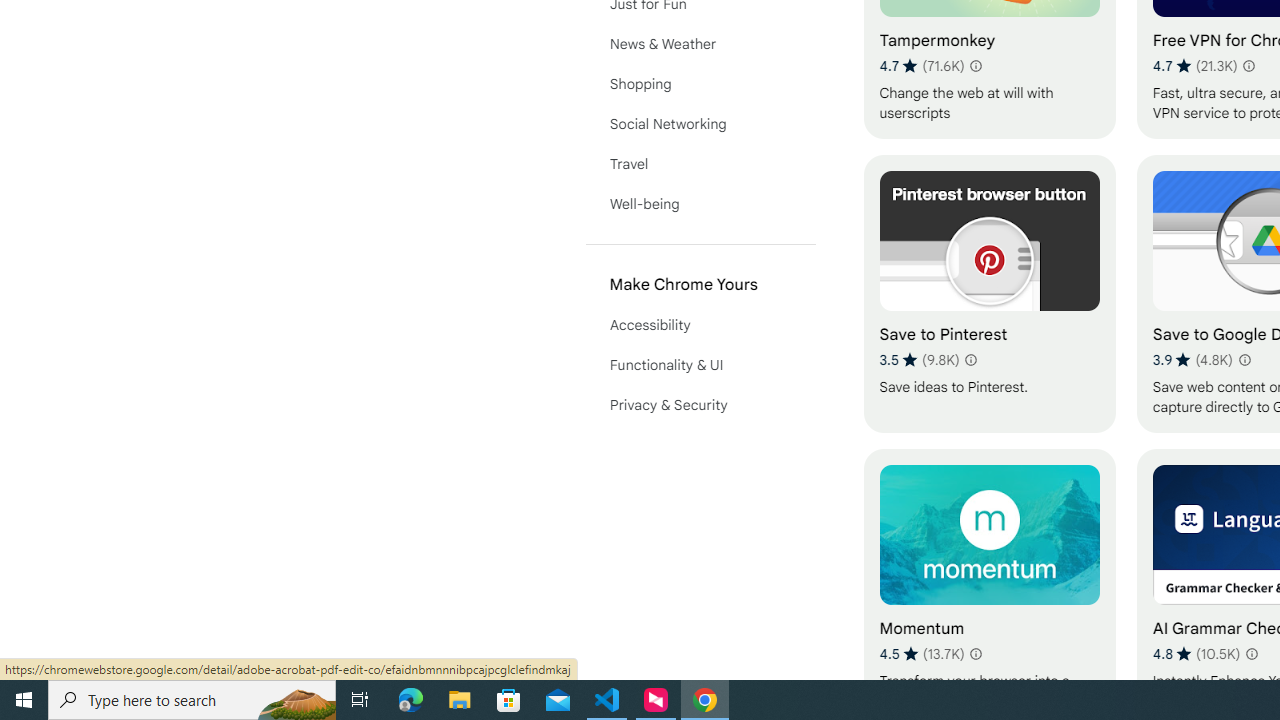 This screenshot has height=720, width=1280. What do you see at coordinates (976, 64) in the screenshot?
I see `'Learn more about results and reviews "Tampermonkey"'` at bounding box center [976, 64].